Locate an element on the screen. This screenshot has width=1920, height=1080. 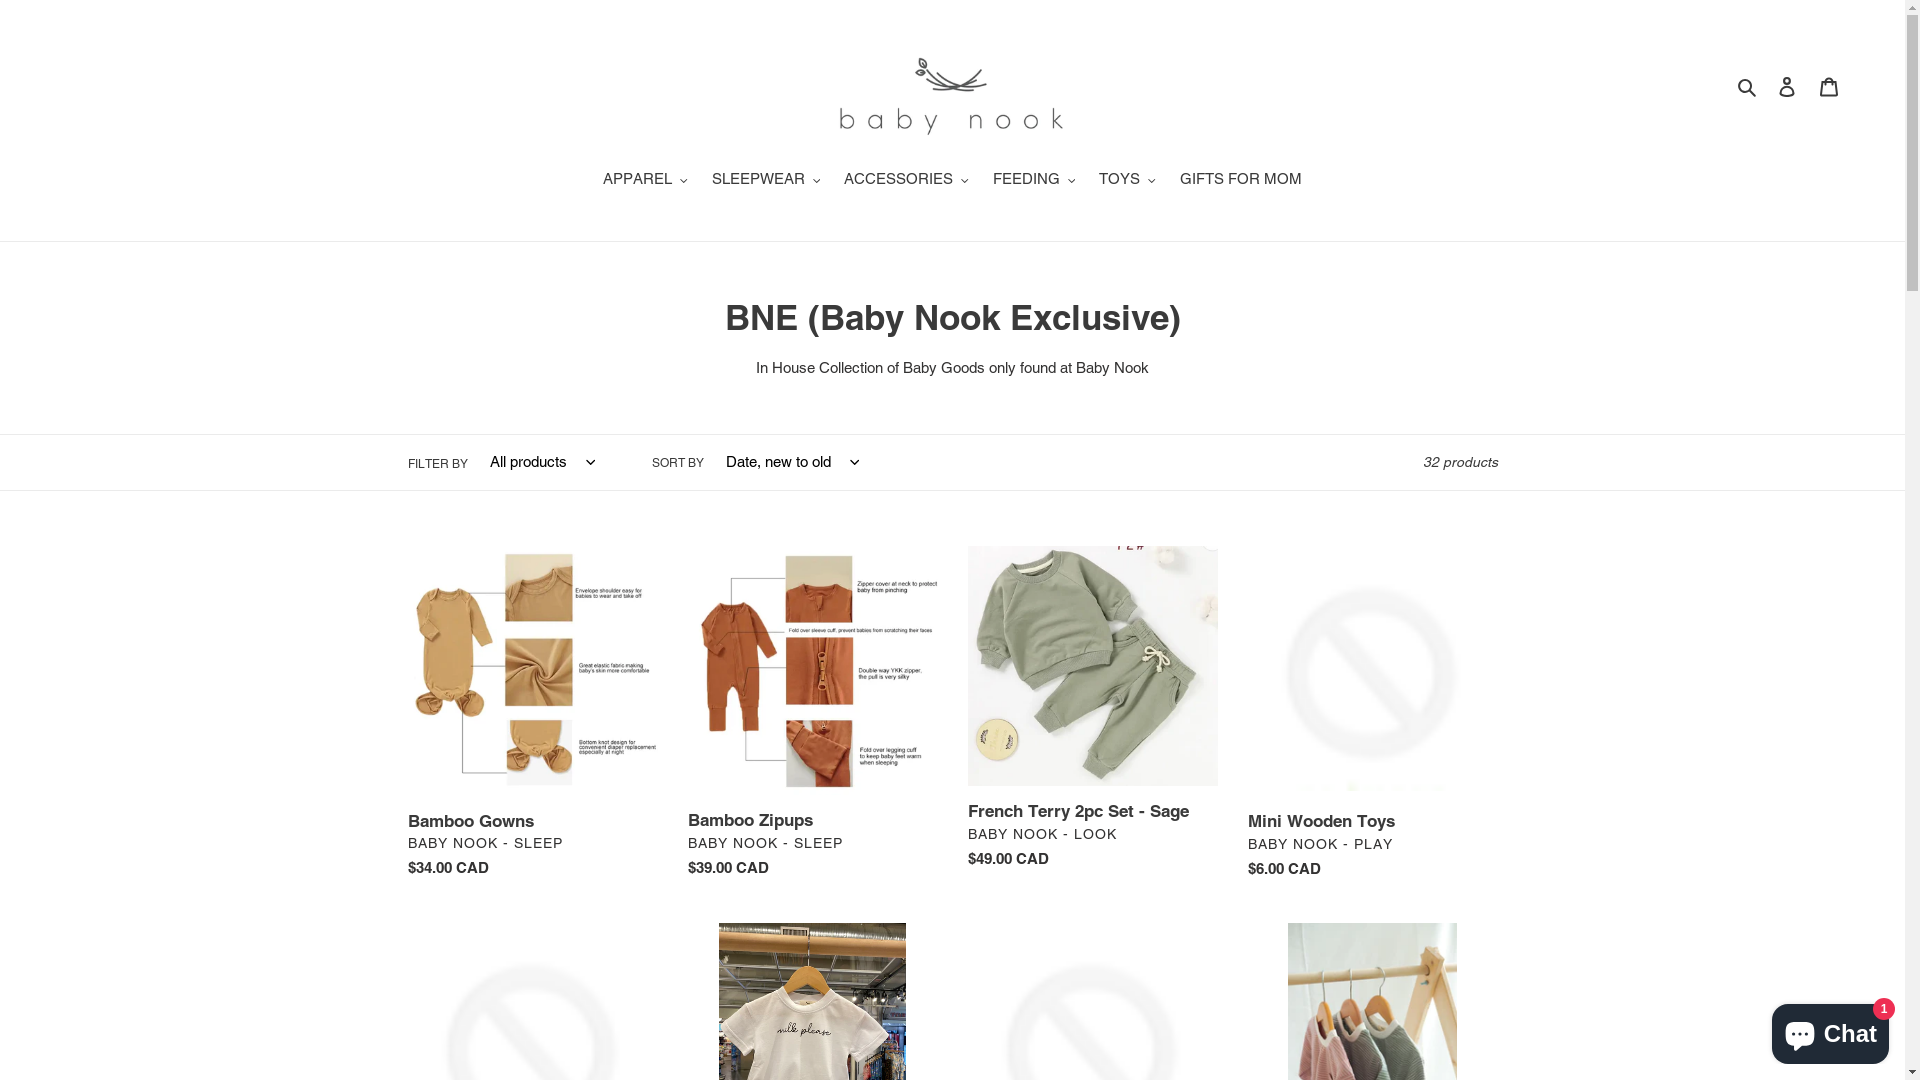
'Mini Wooden Toys' is located at coordinates (1371, 716).